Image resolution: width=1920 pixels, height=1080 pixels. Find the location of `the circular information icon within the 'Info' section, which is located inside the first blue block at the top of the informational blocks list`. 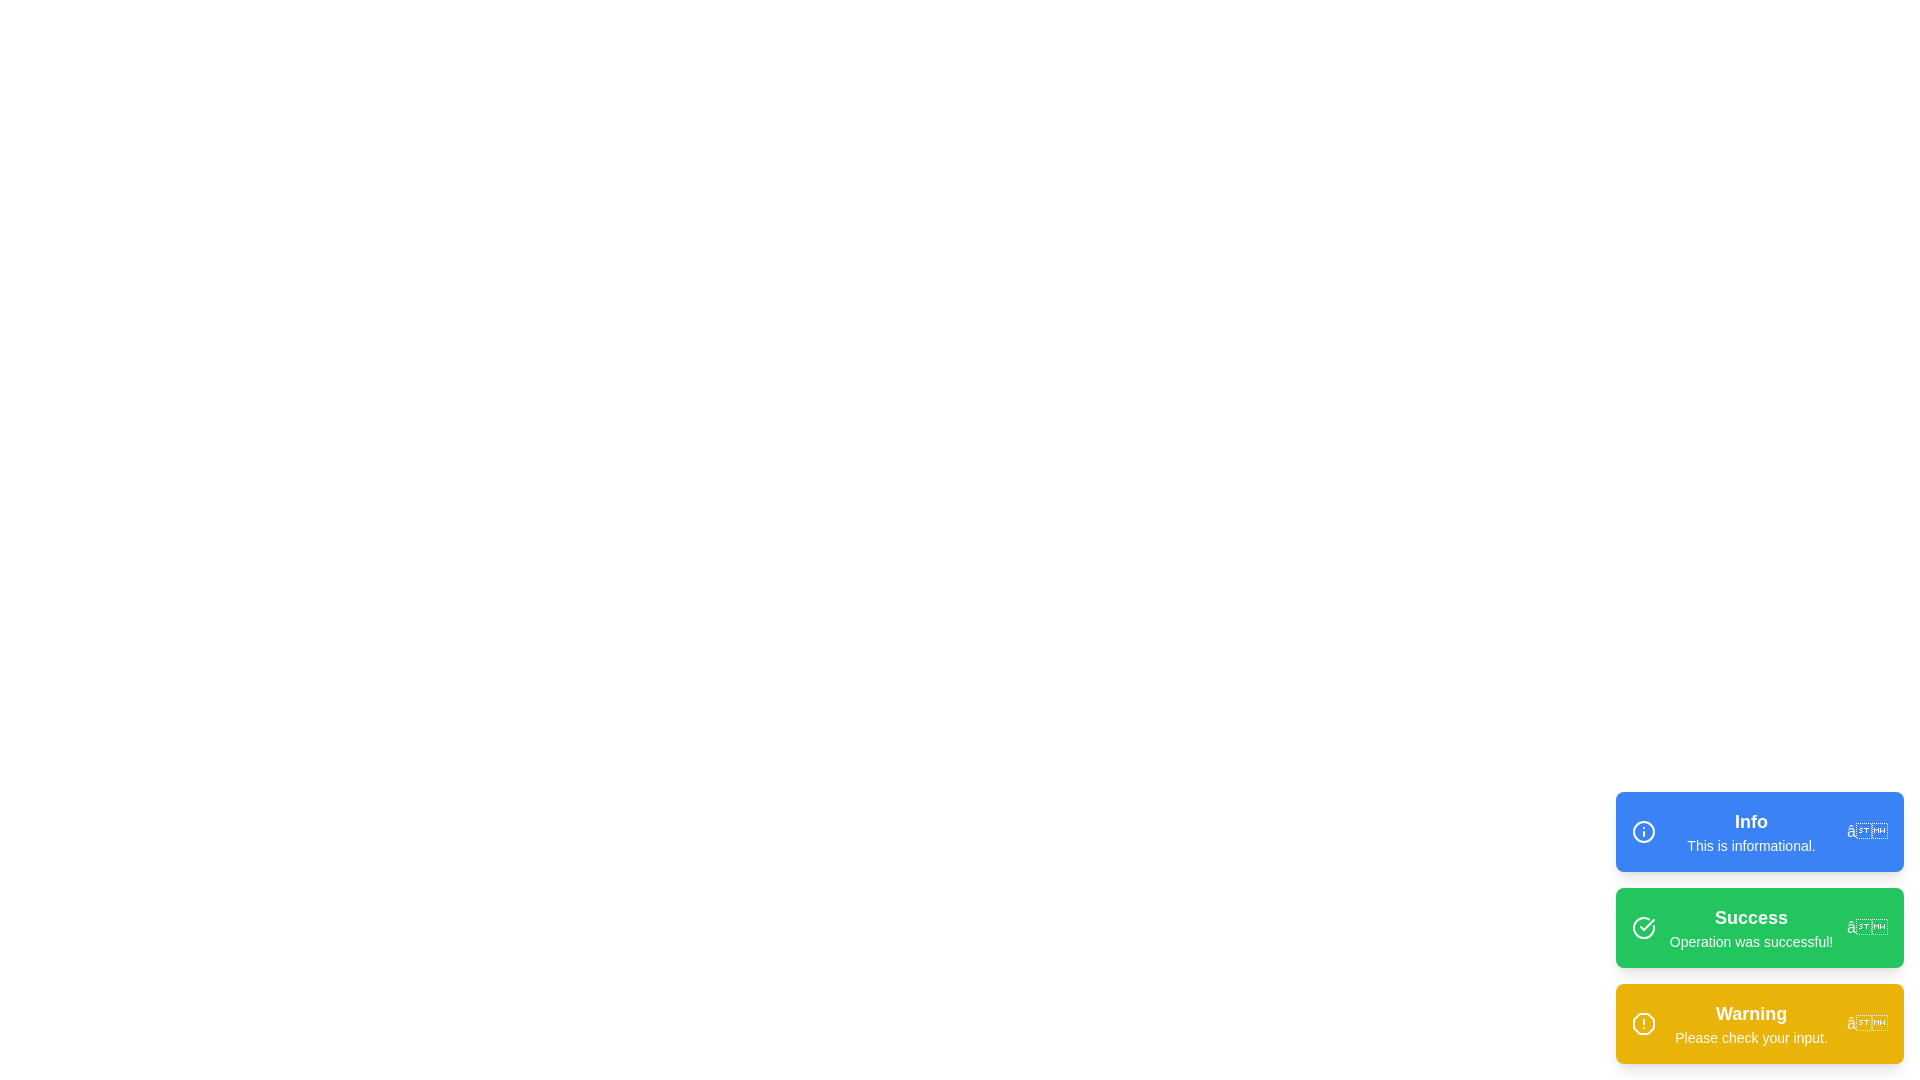

the circular information icon within the 'Info' section, which is located inside the first blue block at the top of the informational blocks list is located at coordinates (1643, 832).